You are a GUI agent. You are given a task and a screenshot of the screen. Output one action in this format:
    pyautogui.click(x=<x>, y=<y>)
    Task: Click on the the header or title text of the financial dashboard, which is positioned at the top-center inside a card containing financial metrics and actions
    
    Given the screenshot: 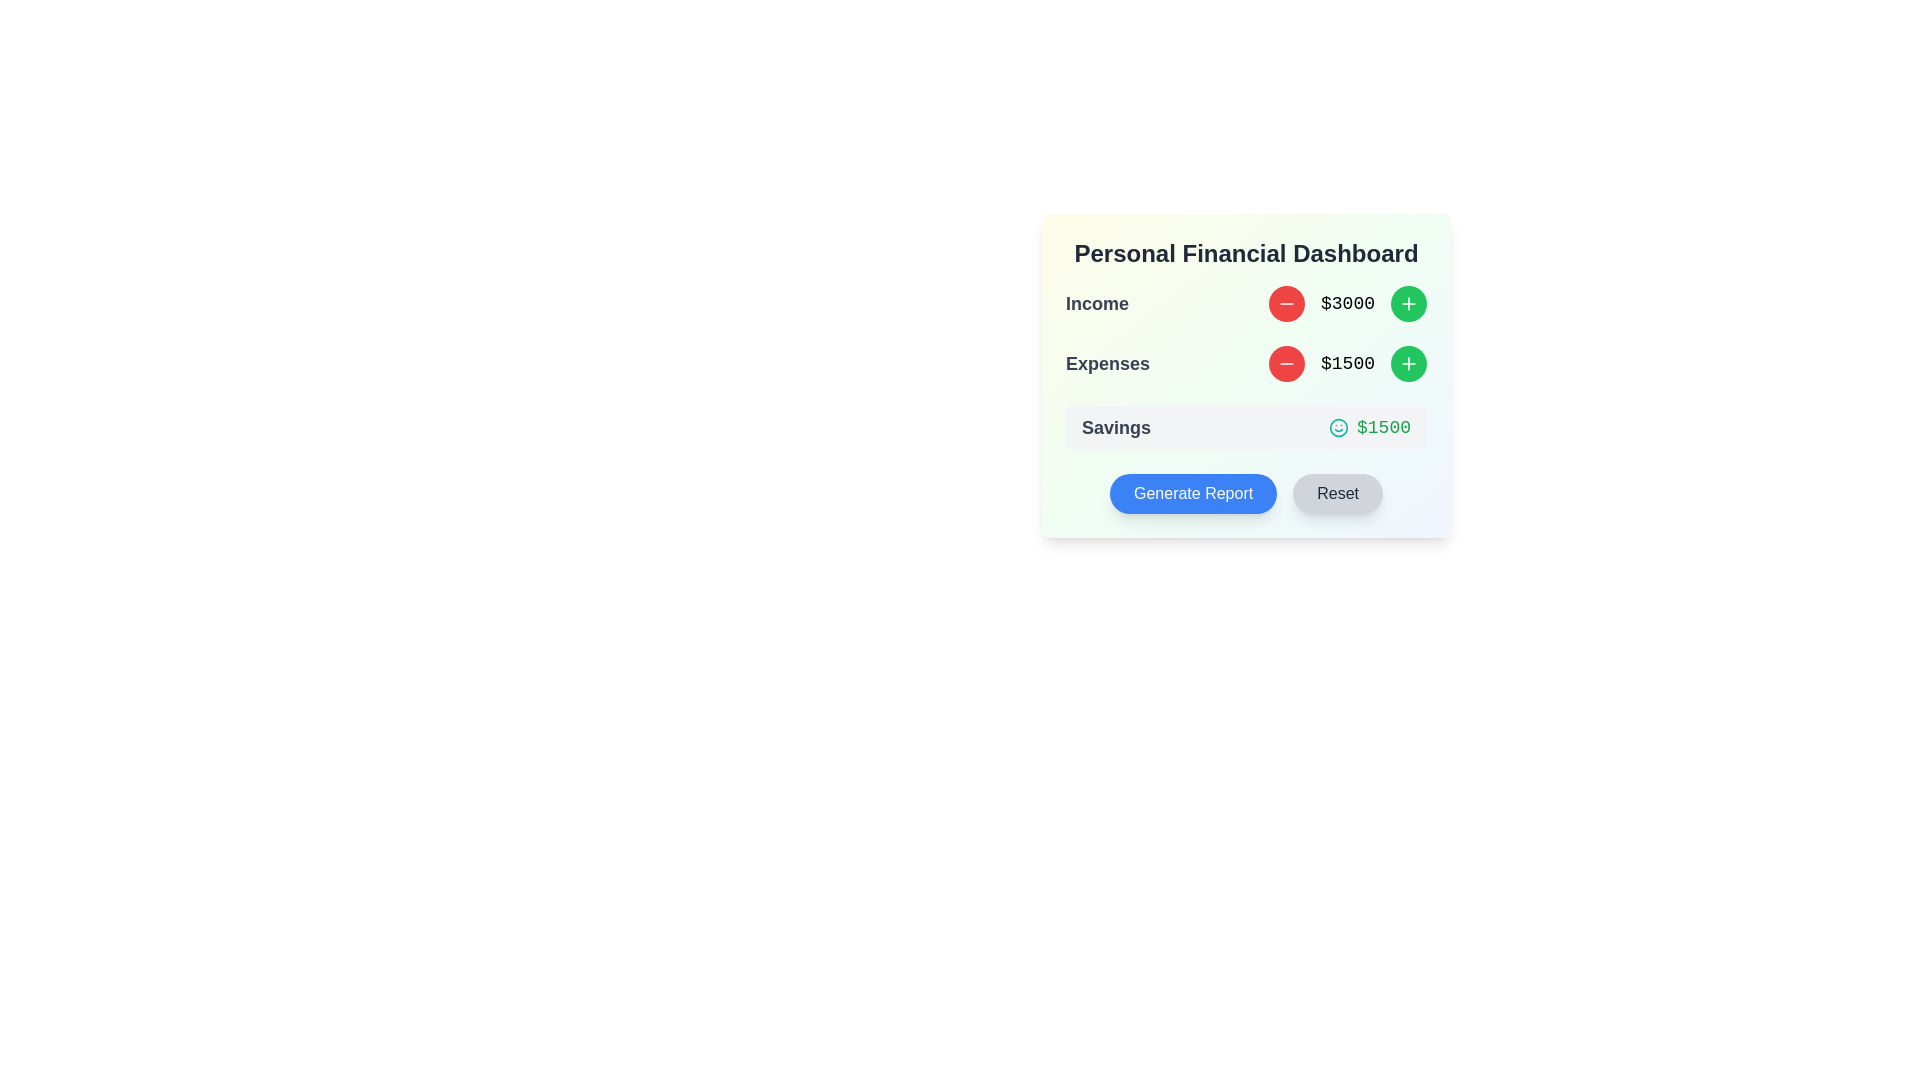 What is the action you would take?
    pyautogui.click(x=1245, y=253)
    